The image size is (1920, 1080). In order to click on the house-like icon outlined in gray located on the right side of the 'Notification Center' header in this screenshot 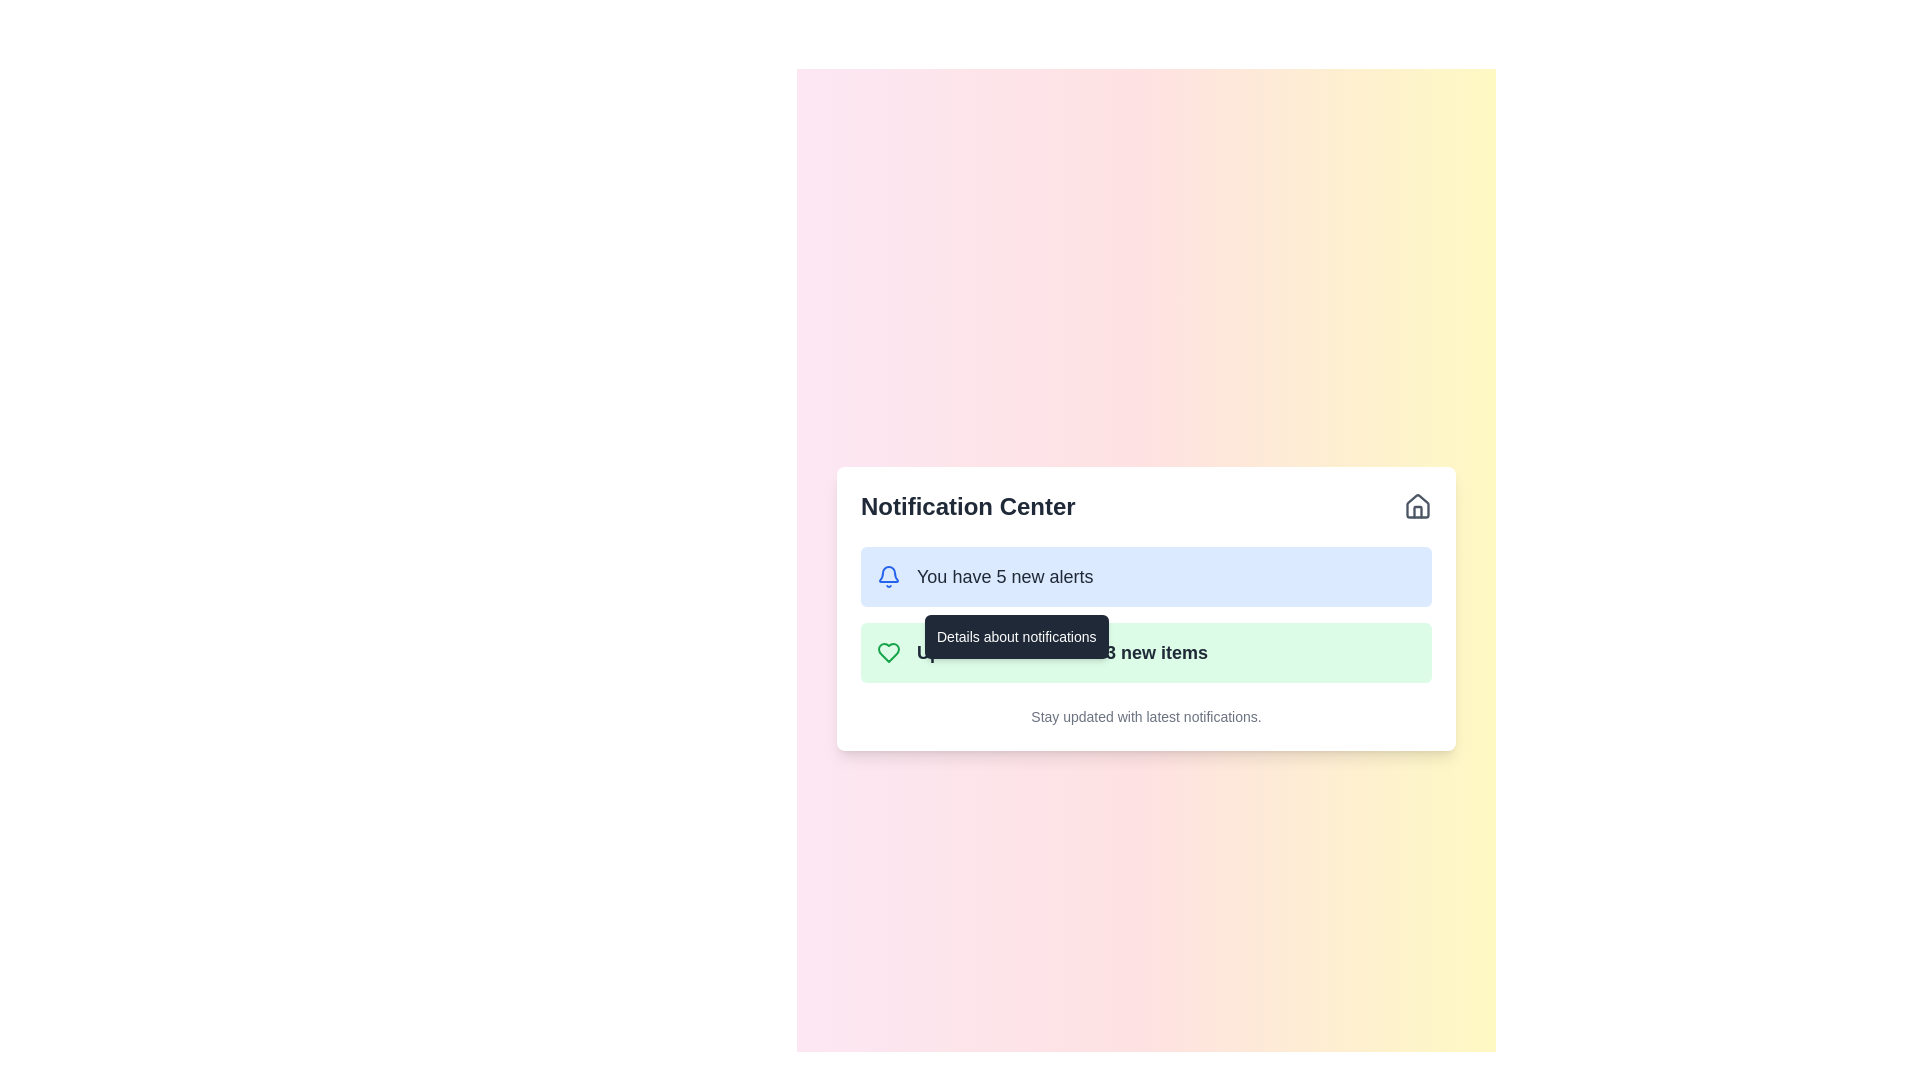, I will do `click(1416, 505)`.